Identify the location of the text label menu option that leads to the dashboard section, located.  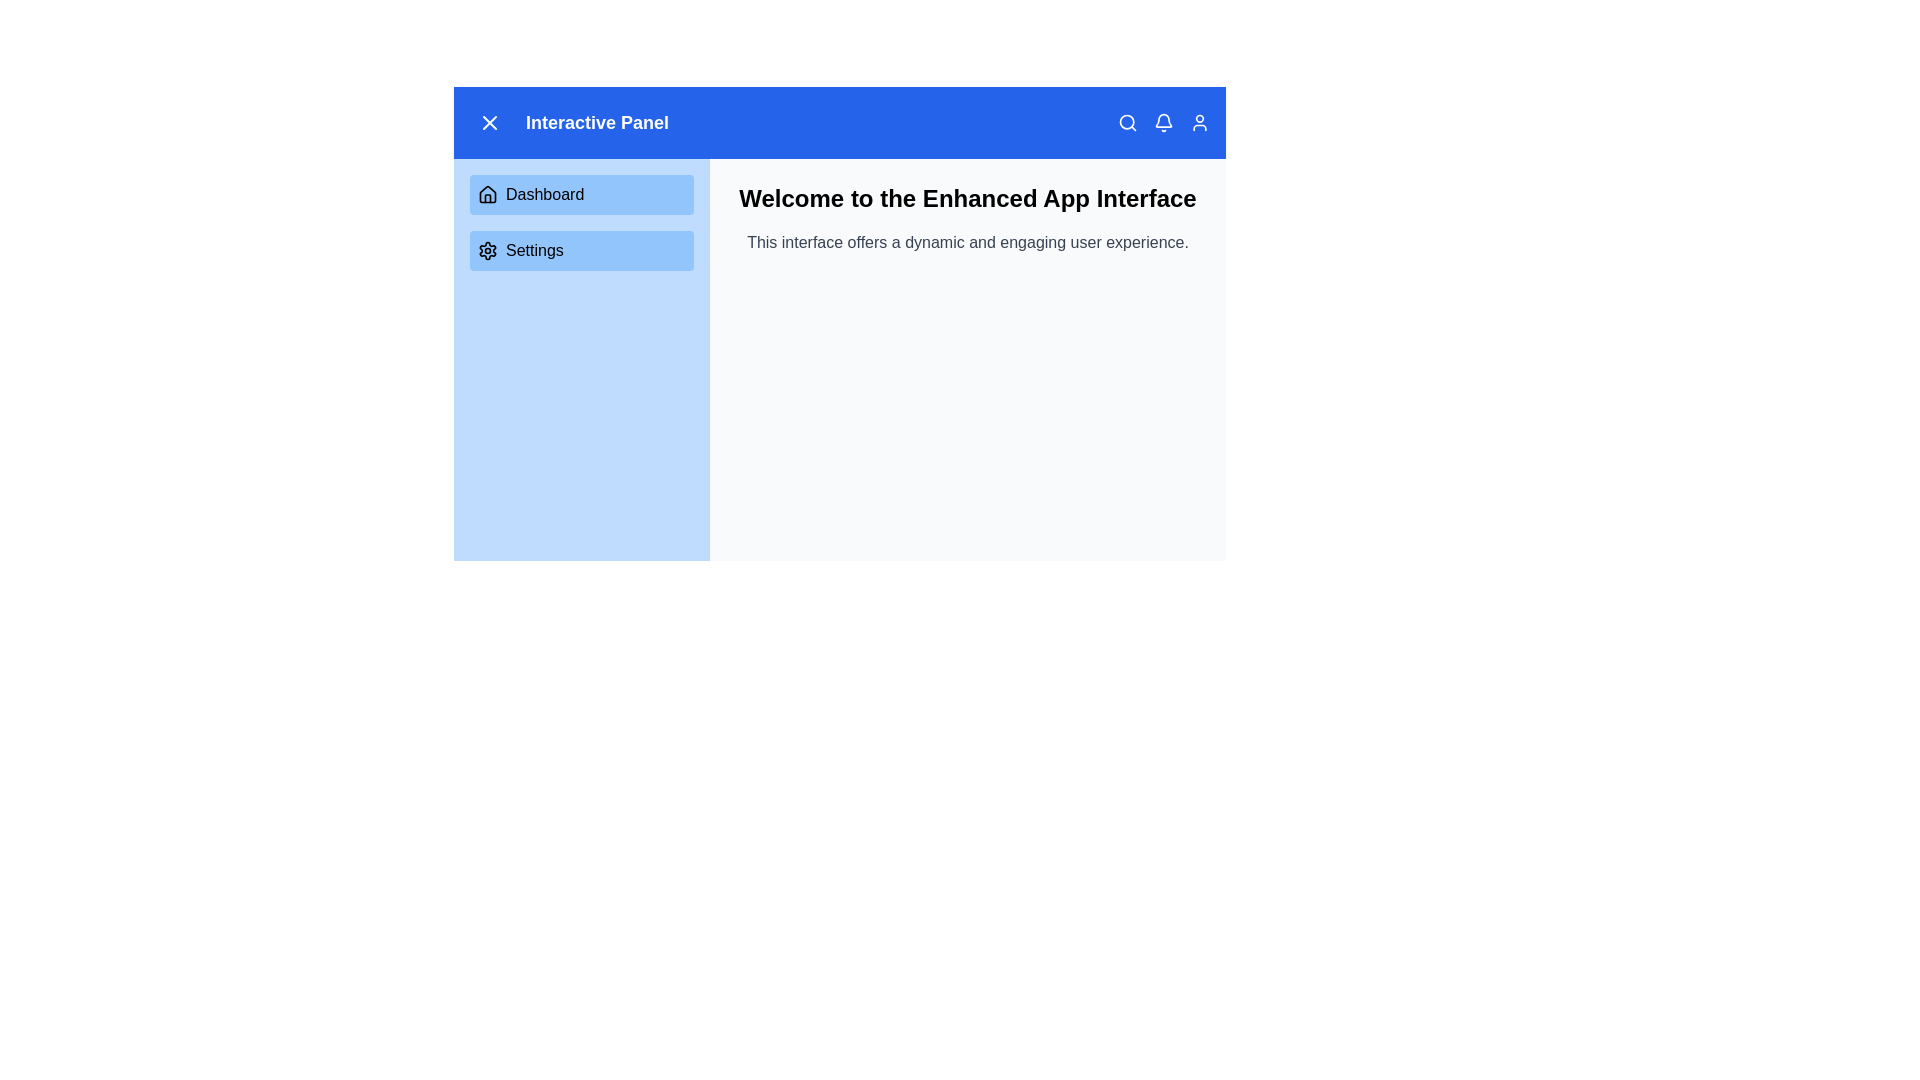
(545, 195).